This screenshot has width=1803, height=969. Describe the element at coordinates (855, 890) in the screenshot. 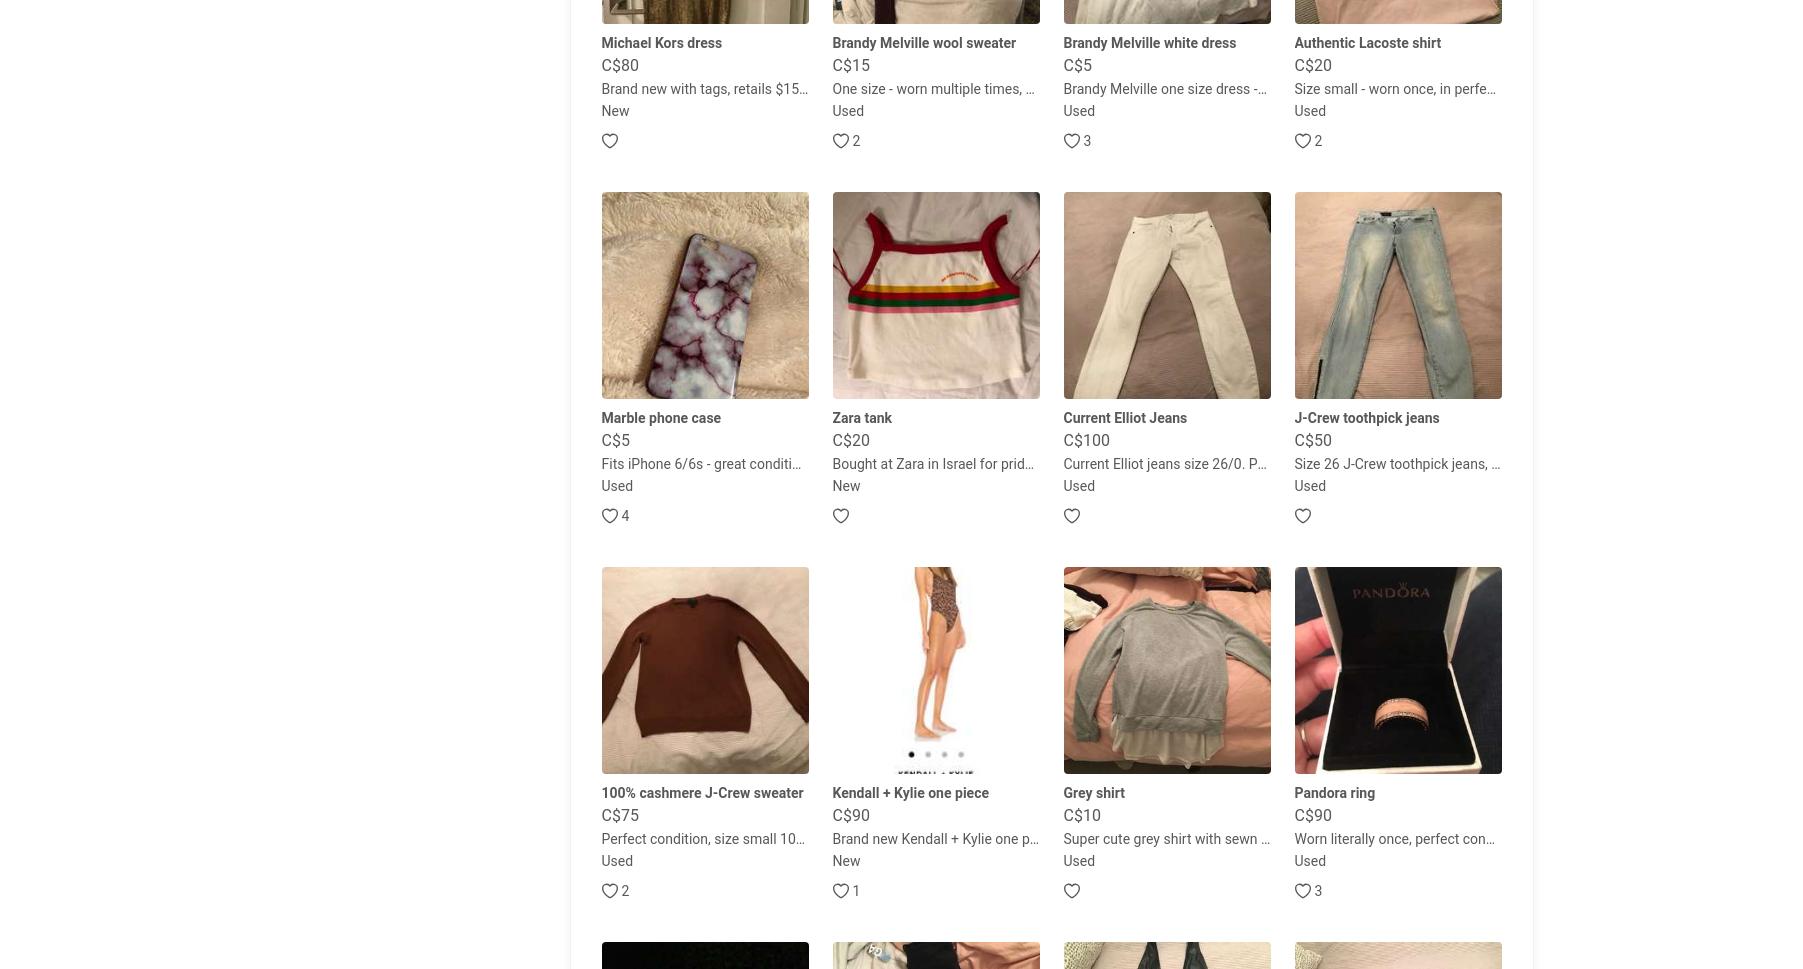

I see `'1'` at that location.